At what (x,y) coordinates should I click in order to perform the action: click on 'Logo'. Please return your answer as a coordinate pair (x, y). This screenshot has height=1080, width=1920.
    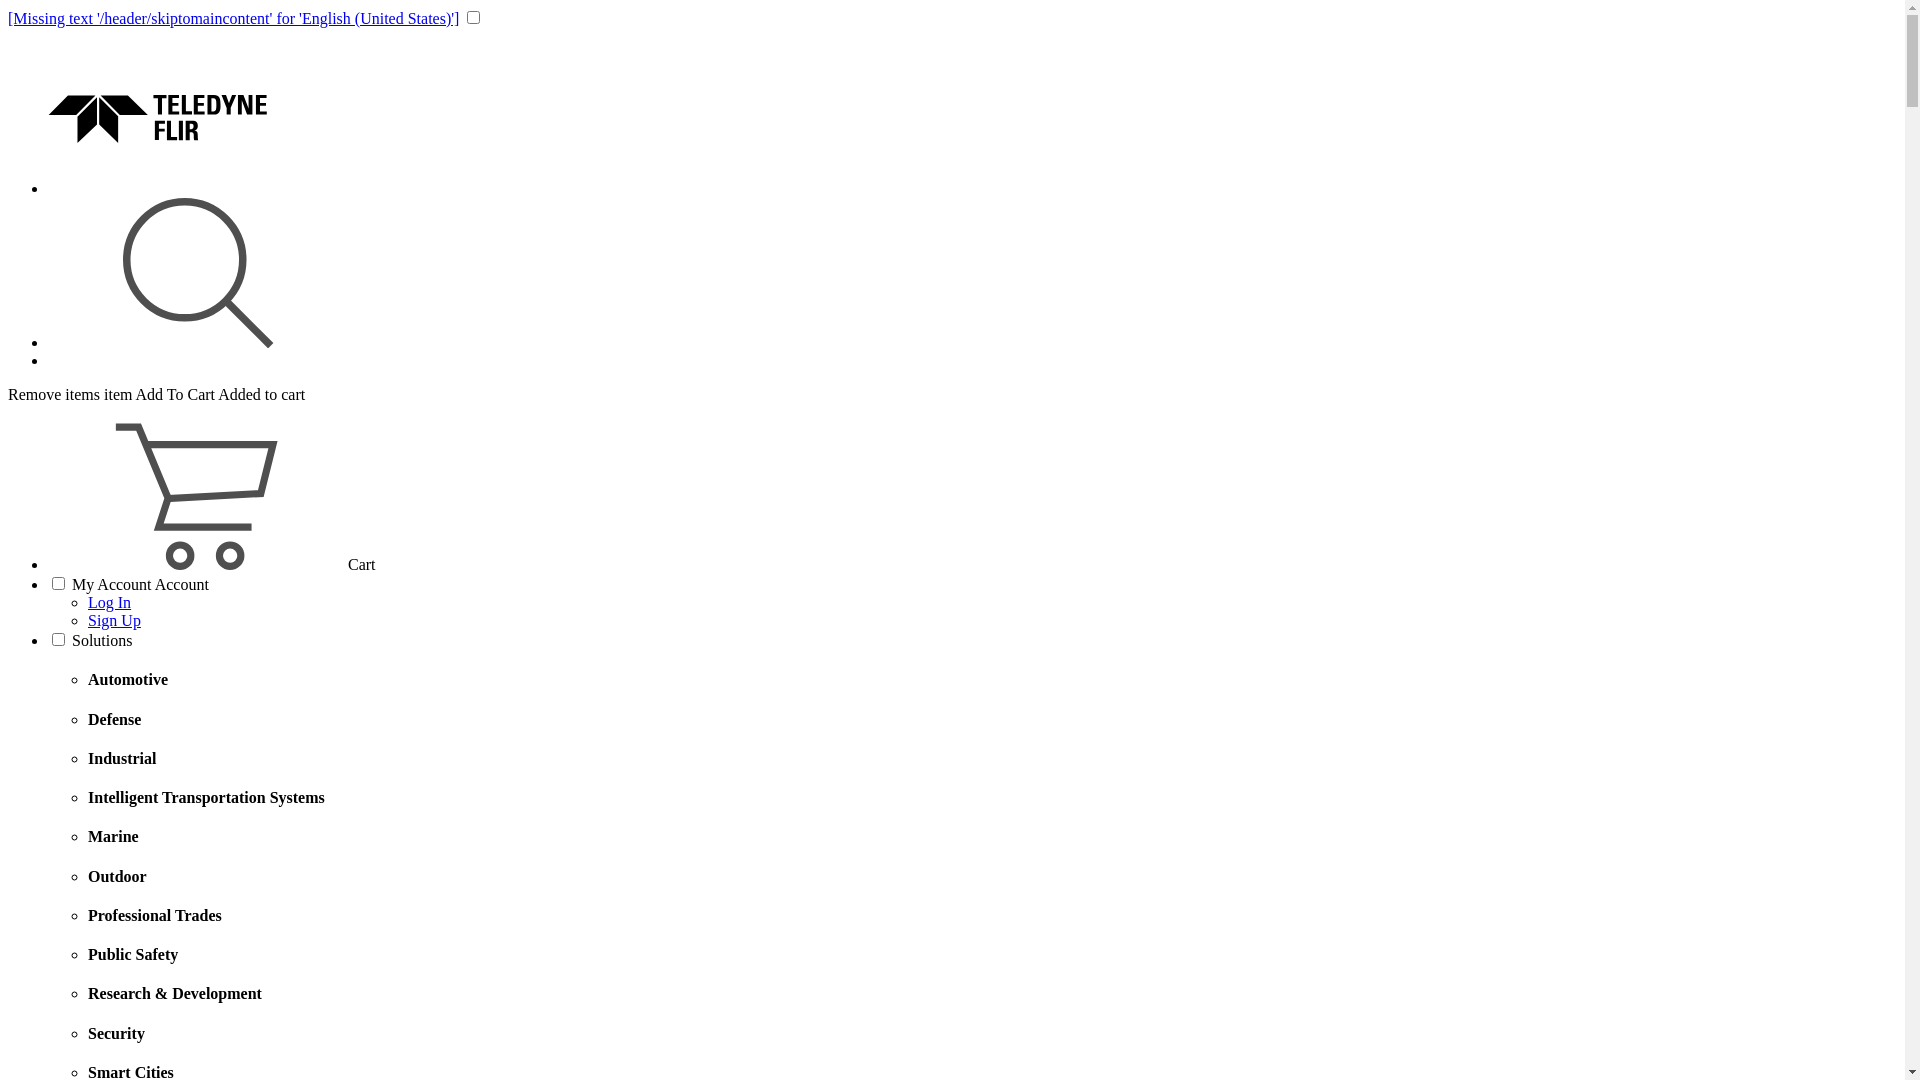
    Looking at the image, I should click on (197, 188).